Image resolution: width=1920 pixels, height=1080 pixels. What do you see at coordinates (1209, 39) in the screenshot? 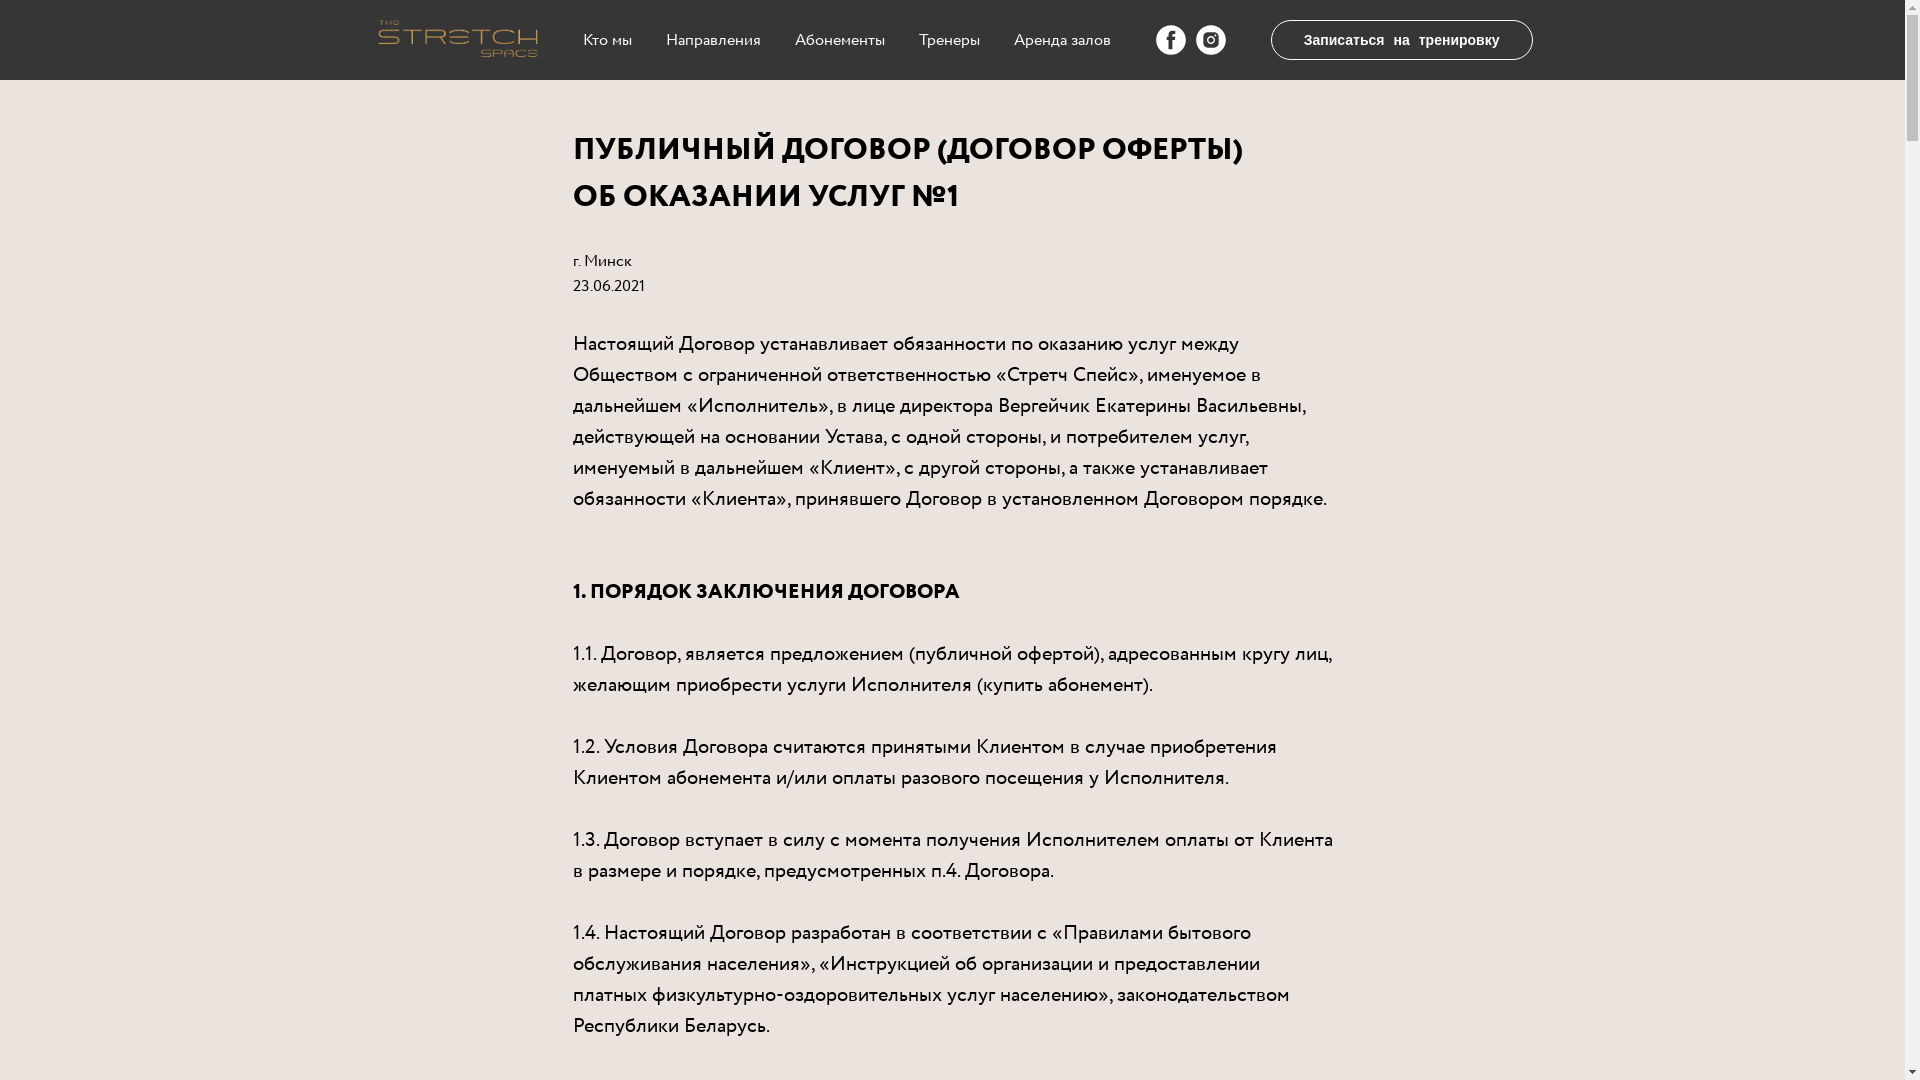
I see `'Instagram'` at bounding box center [1209, 39].